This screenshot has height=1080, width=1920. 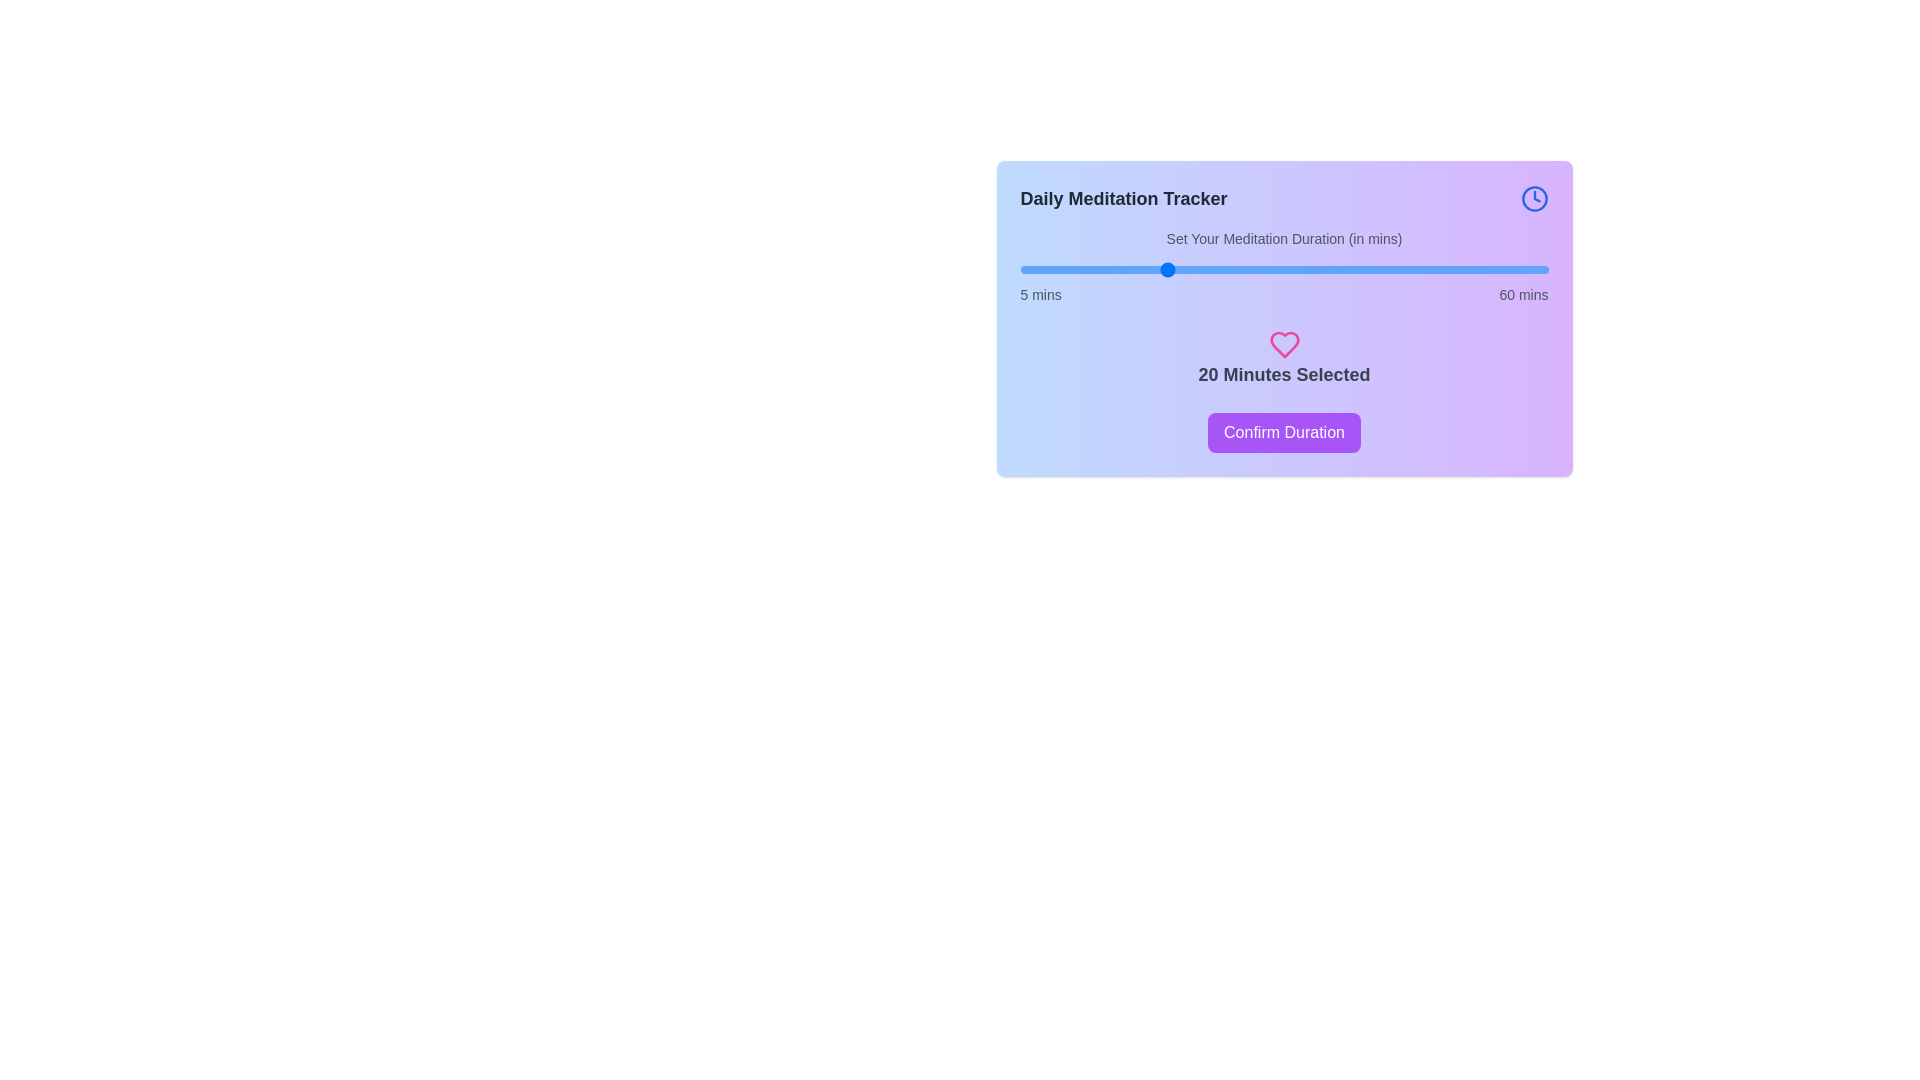 What do you see at coordinates (1284, 431) in the screenshot?
I see `the 'Confirm Duration' button to confirm the selected meditation duration` at bounding box center [1284, 431].